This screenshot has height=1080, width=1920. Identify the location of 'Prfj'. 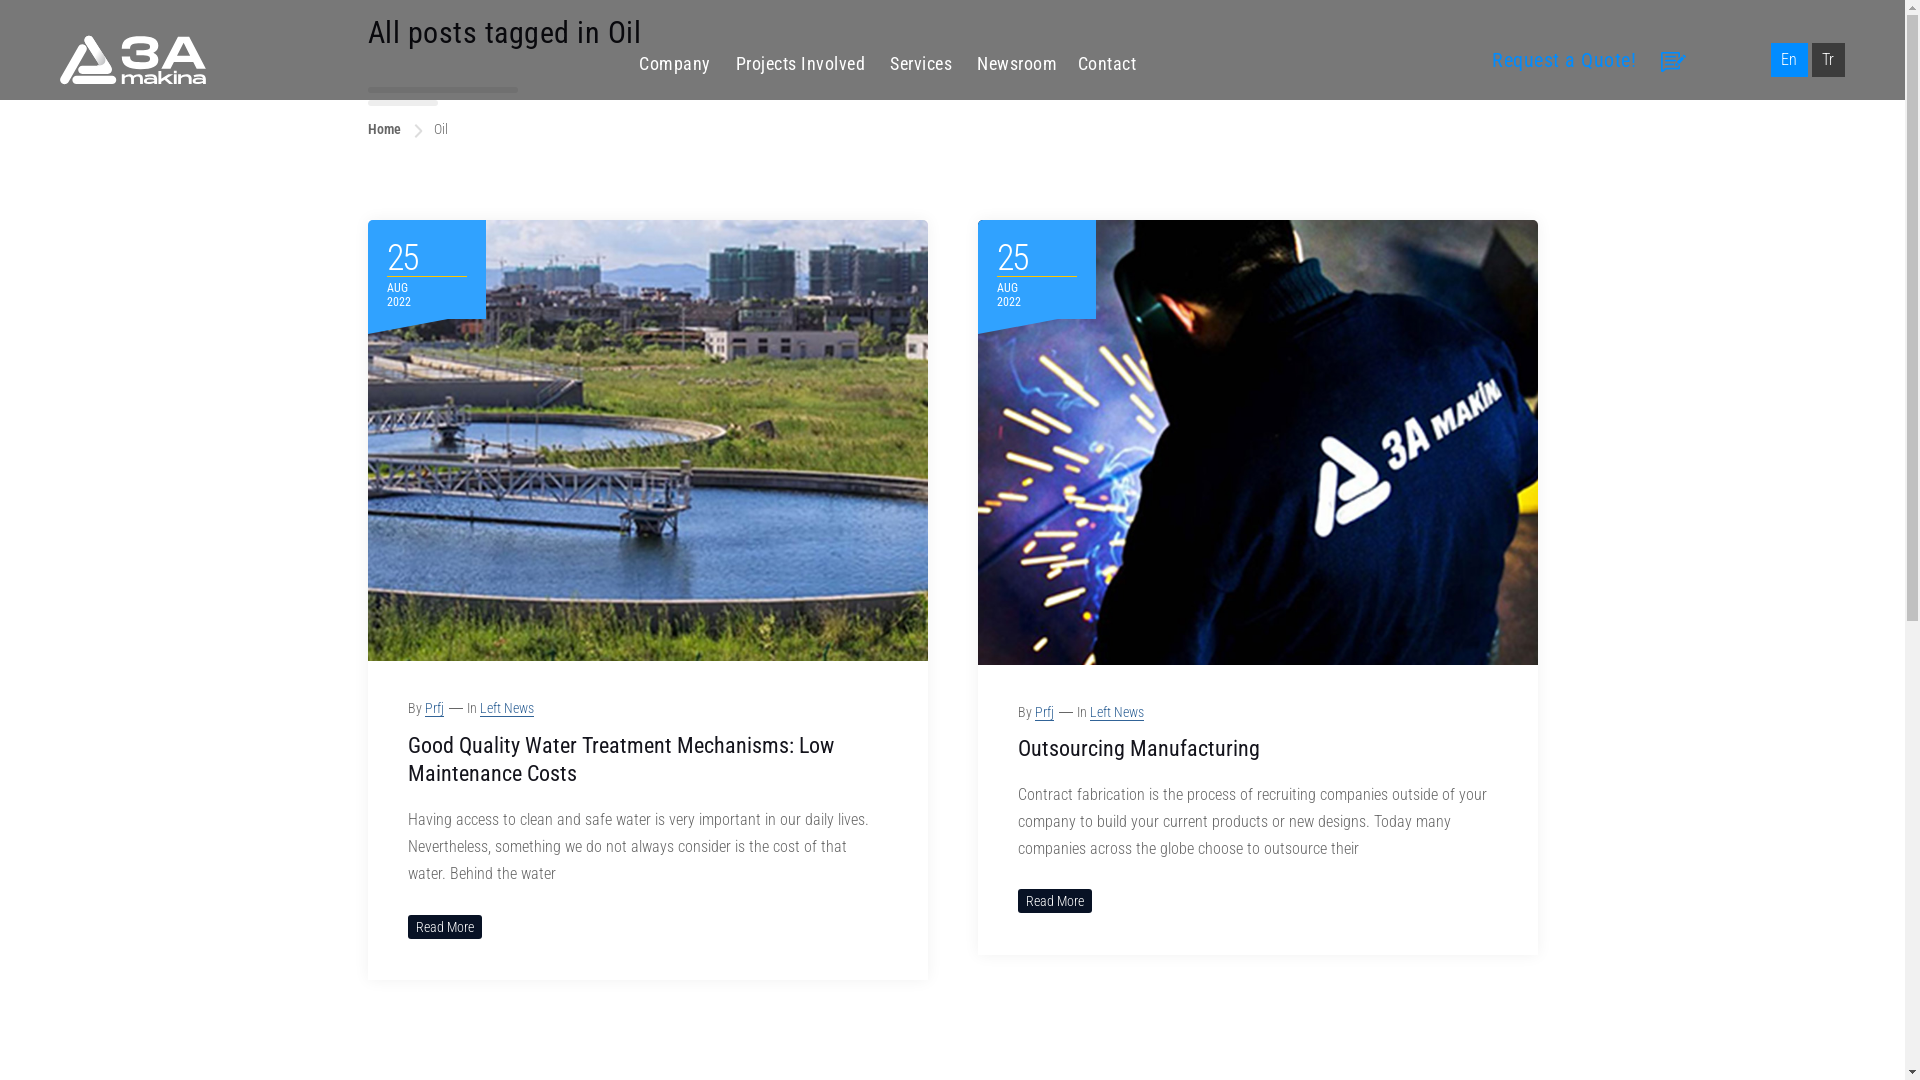
(1042, 711).